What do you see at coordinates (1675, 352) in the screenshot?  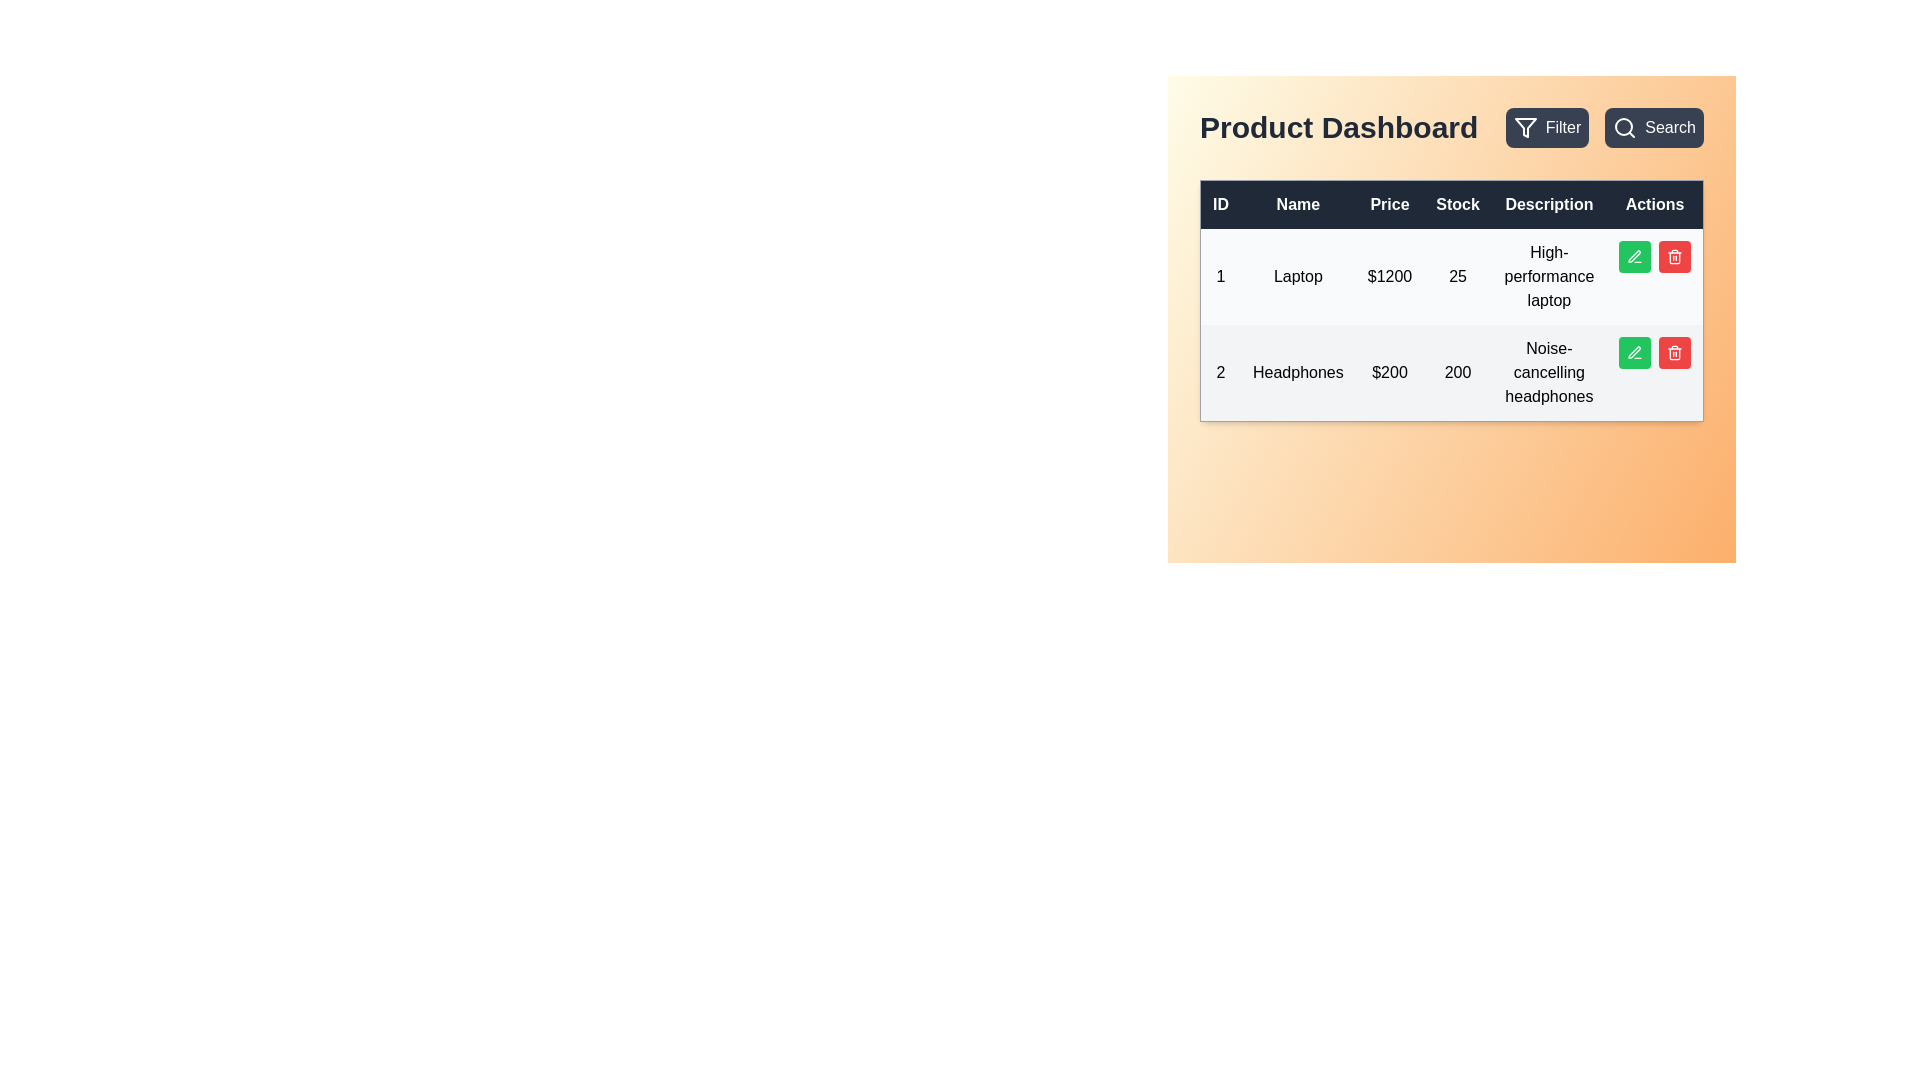 I see `the delete button located on the rightmost side of the action buttons row for the second item in the data table` at bounding box center [1675, 352].